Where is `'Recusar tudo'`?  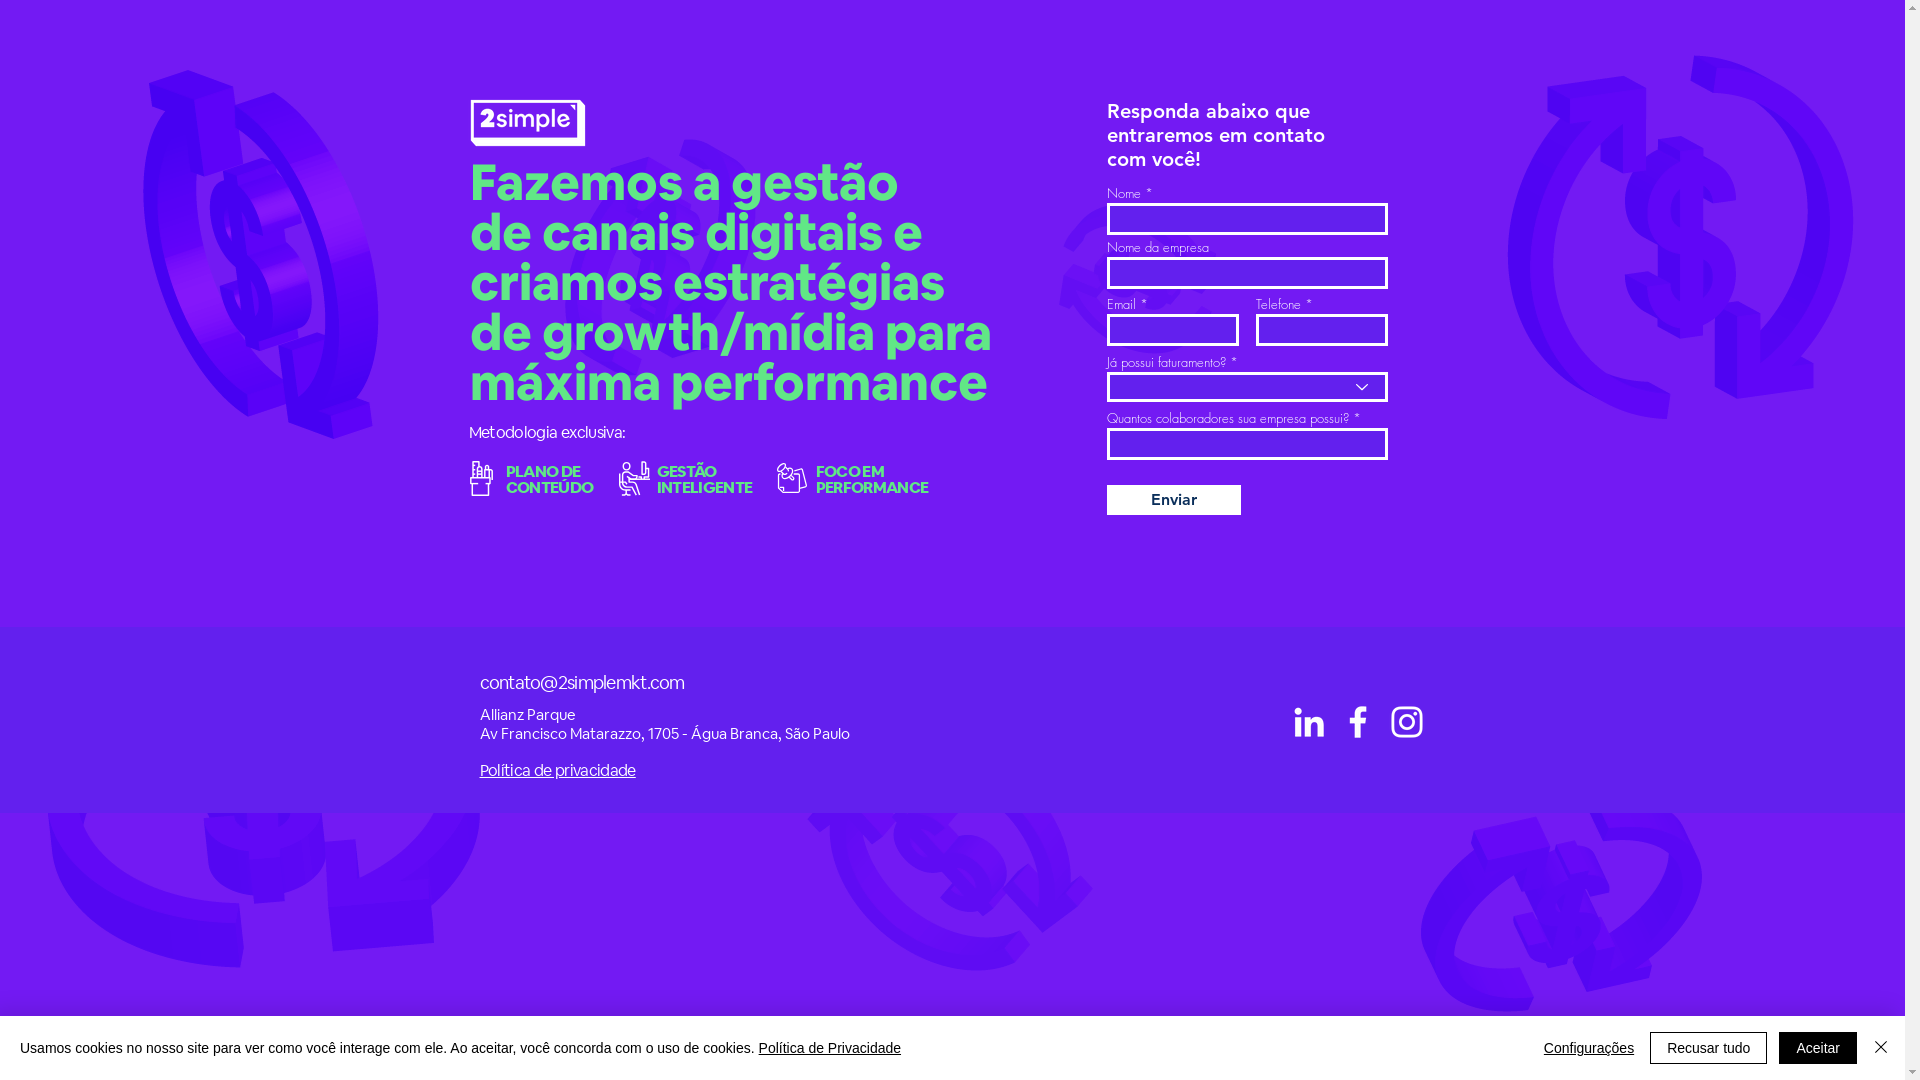 'Recusar tudo' is located at coordinates (1707, 1047).